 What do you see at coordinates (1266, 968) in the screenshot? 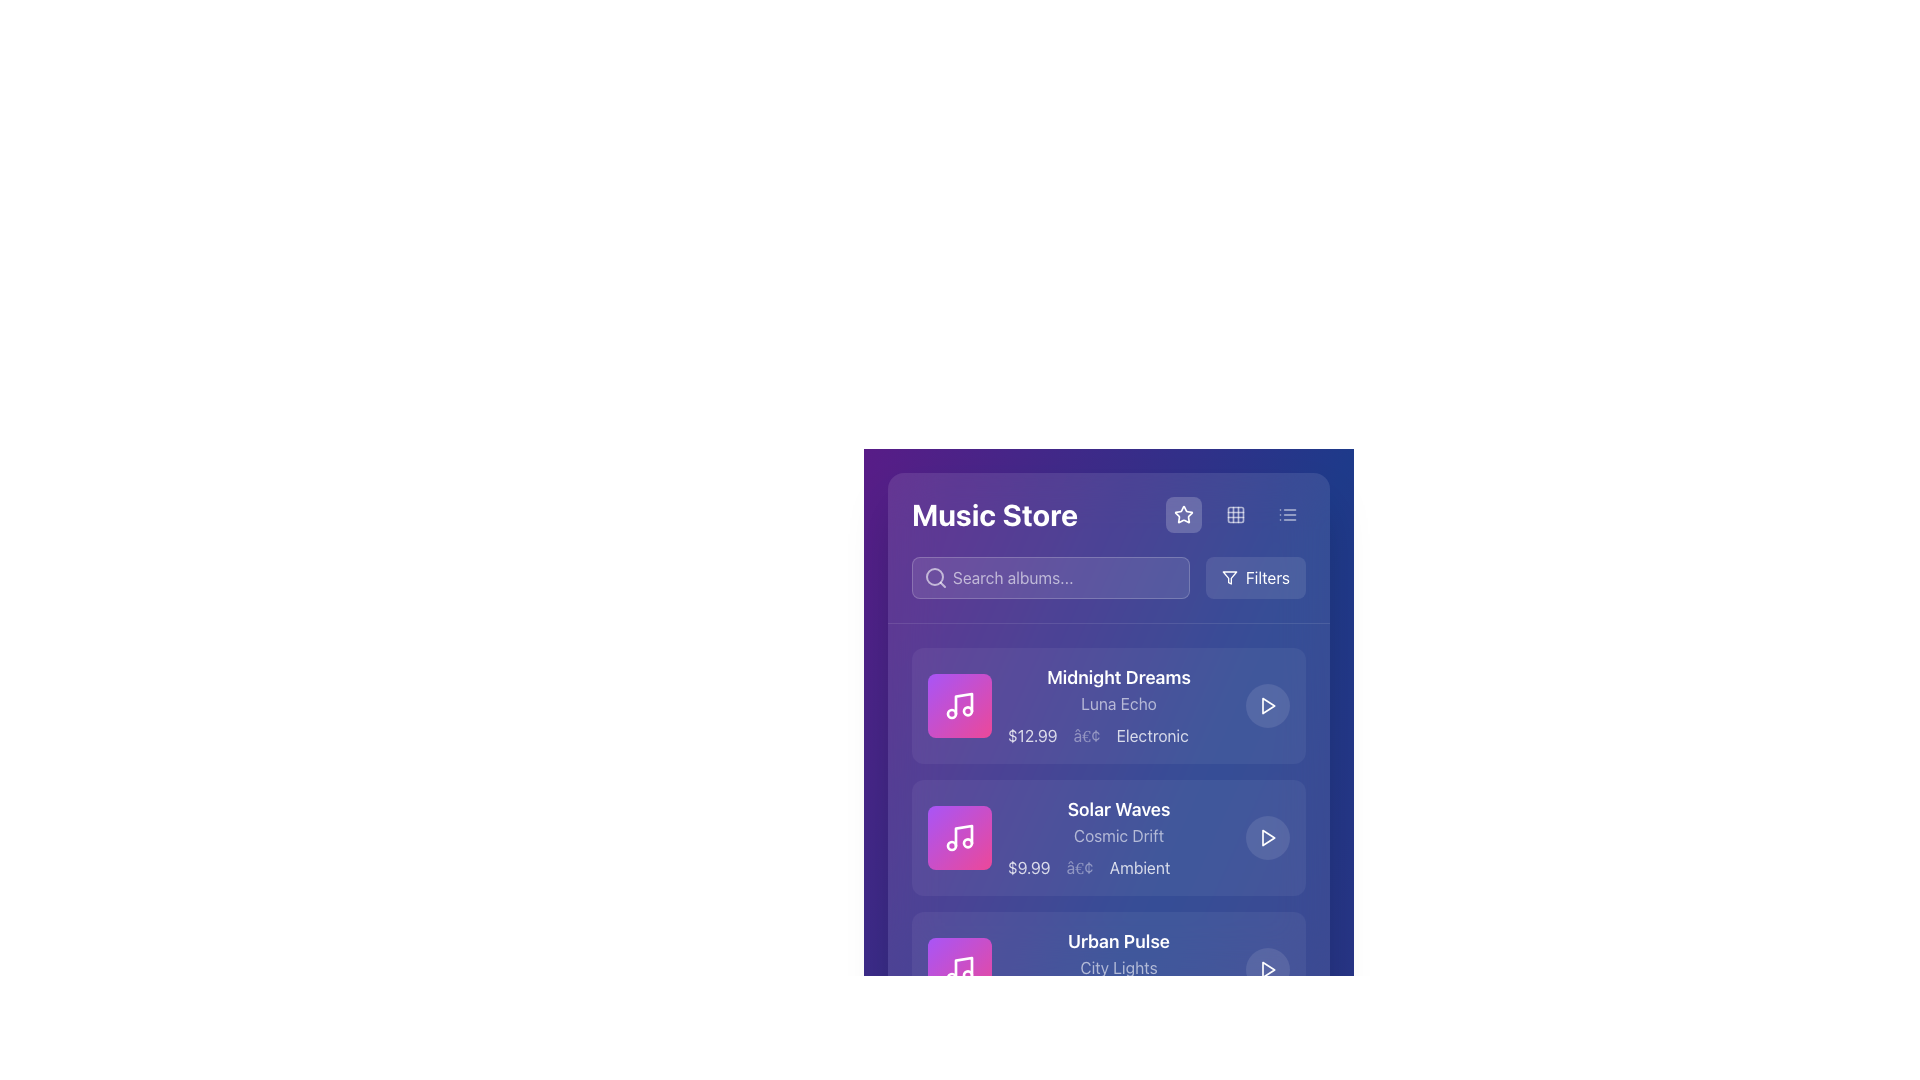
I see `the circular play button with a triangular play icon, located on the far right of the row labeled 'Urban Pulse City Lights $11.99 Pop', to observe the hover effects` at bounding box center [1266, 968].